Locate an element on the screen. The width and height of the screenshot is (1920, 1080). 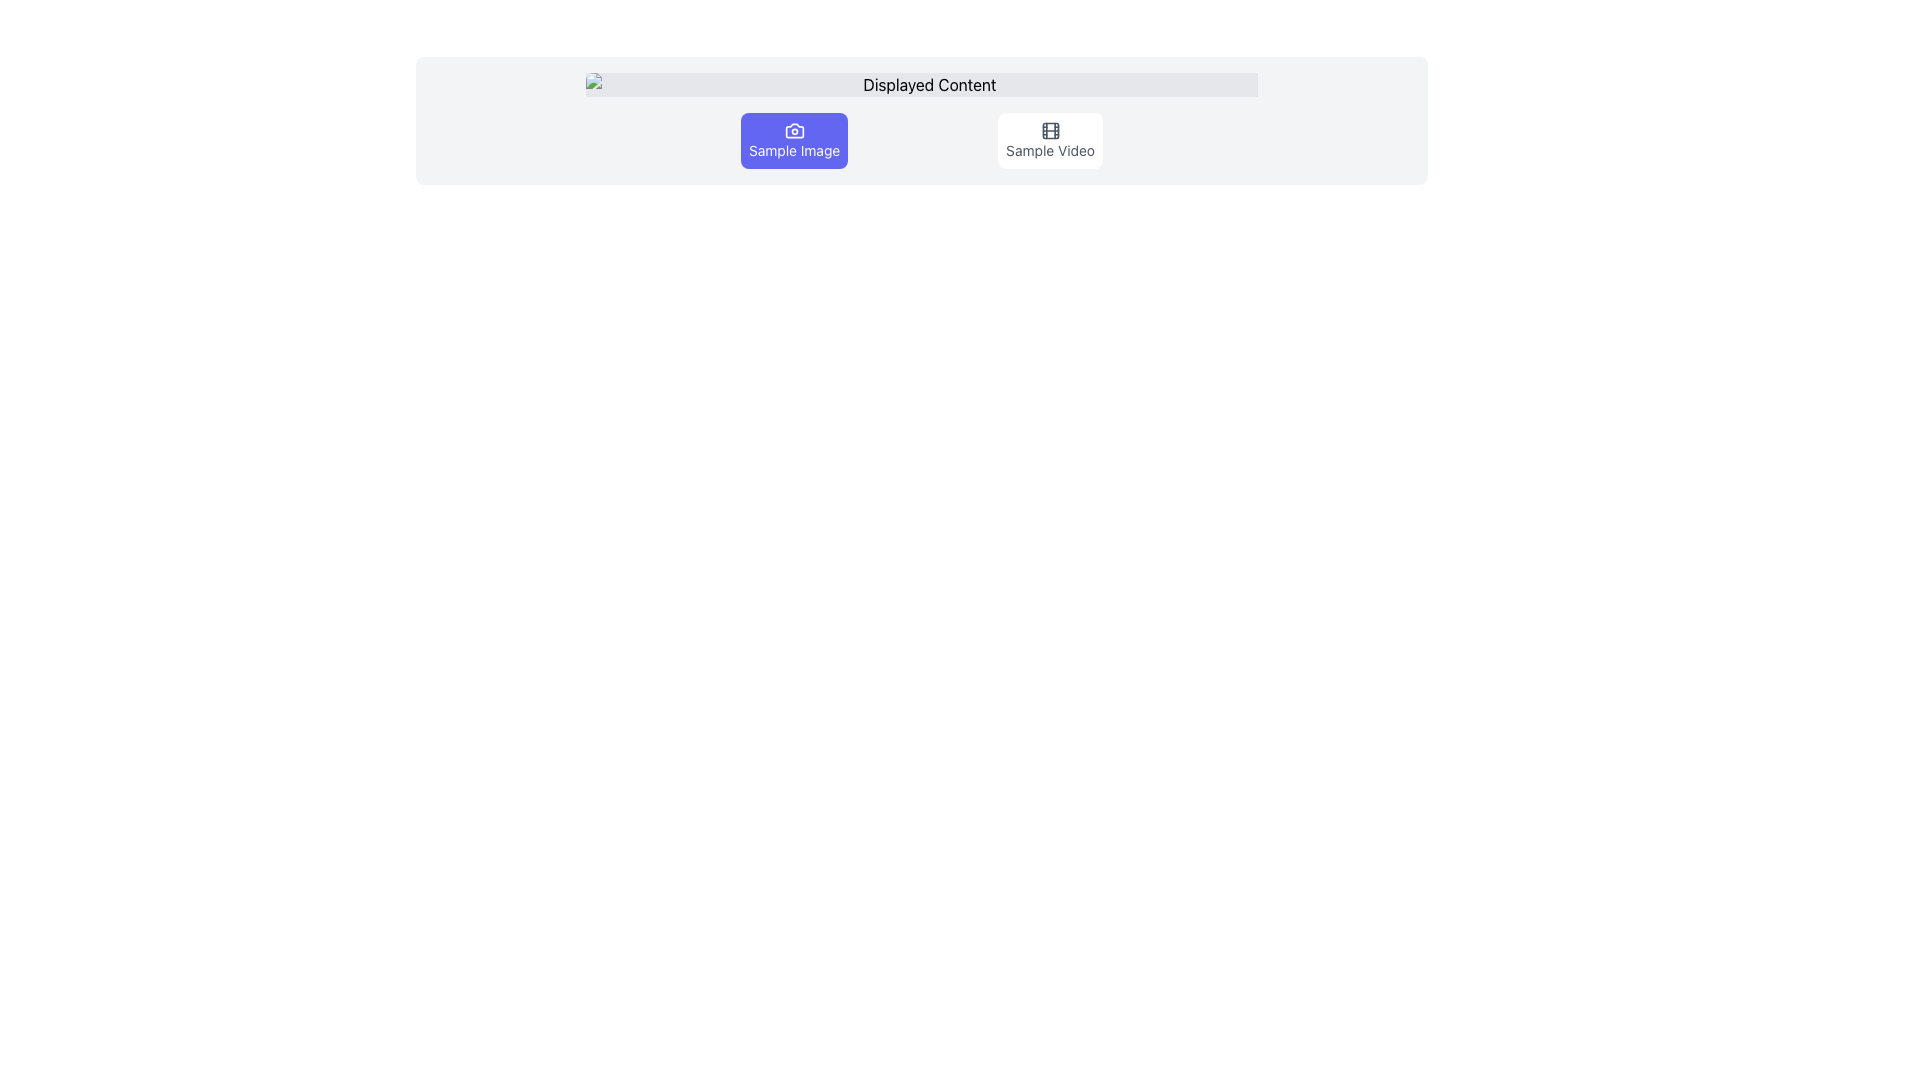
the button with a purple background and a white camera icon labeled 'Sample Image' is located at coordinates (793, 140).